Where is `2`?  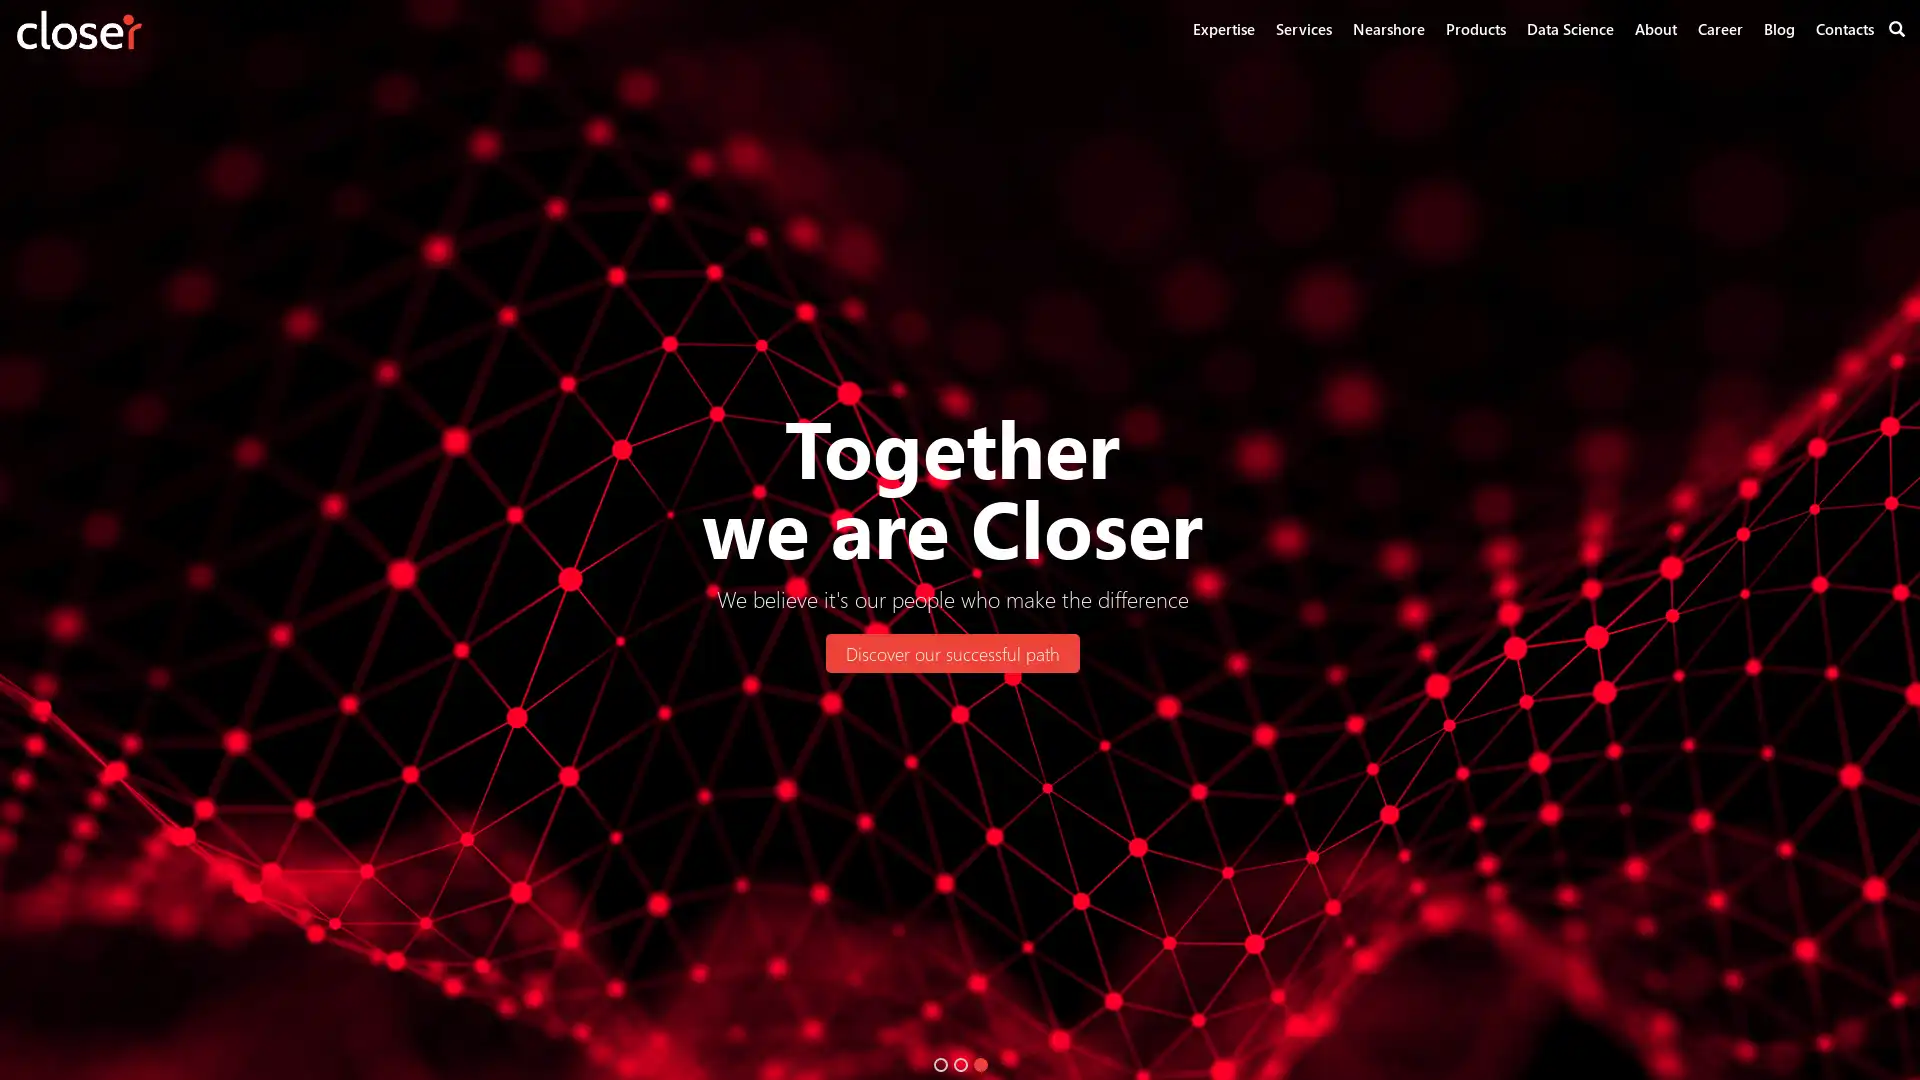
2 is located at coordinates (960, 1063).